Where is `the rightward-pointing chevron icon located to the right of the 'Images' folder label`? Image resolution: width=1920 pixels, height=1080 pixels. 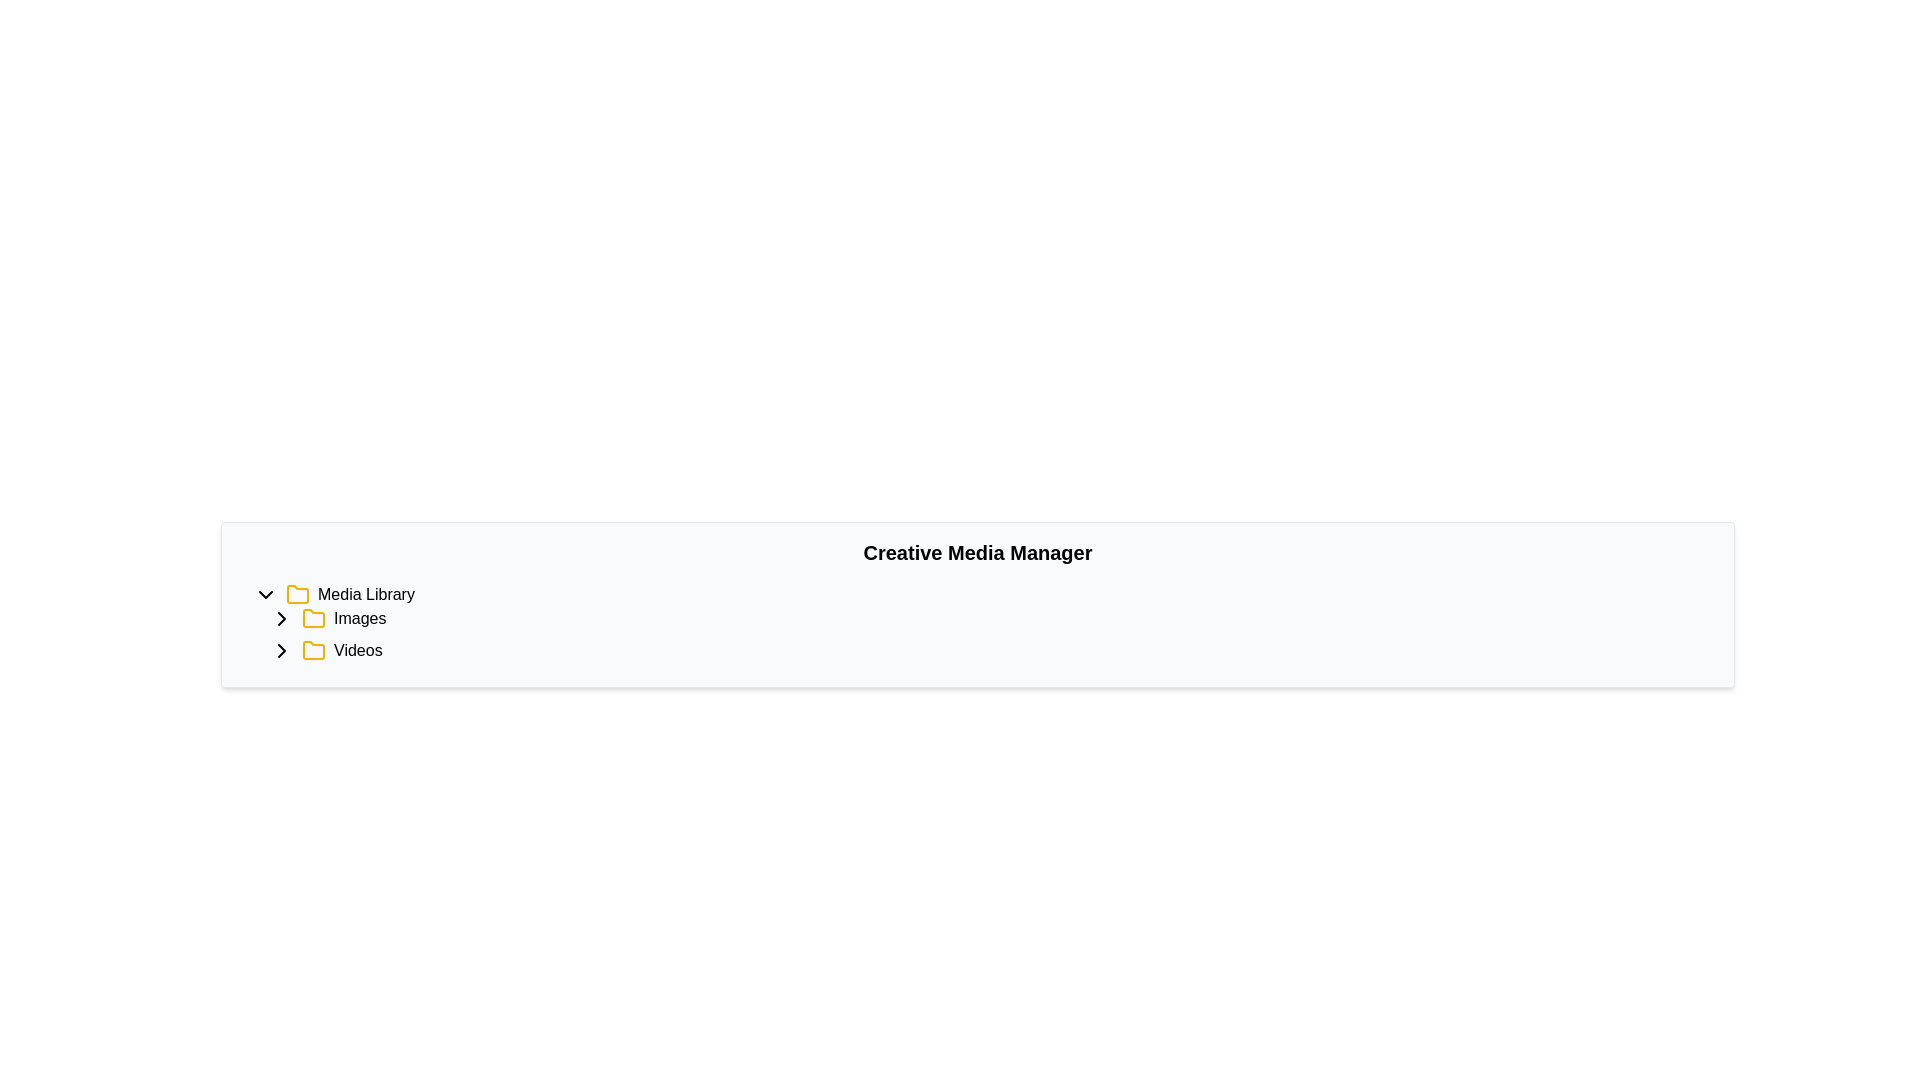
the rightward-pointing chevron icon located to the right of the 'Images' folder label is located at coordinates (281, 617).